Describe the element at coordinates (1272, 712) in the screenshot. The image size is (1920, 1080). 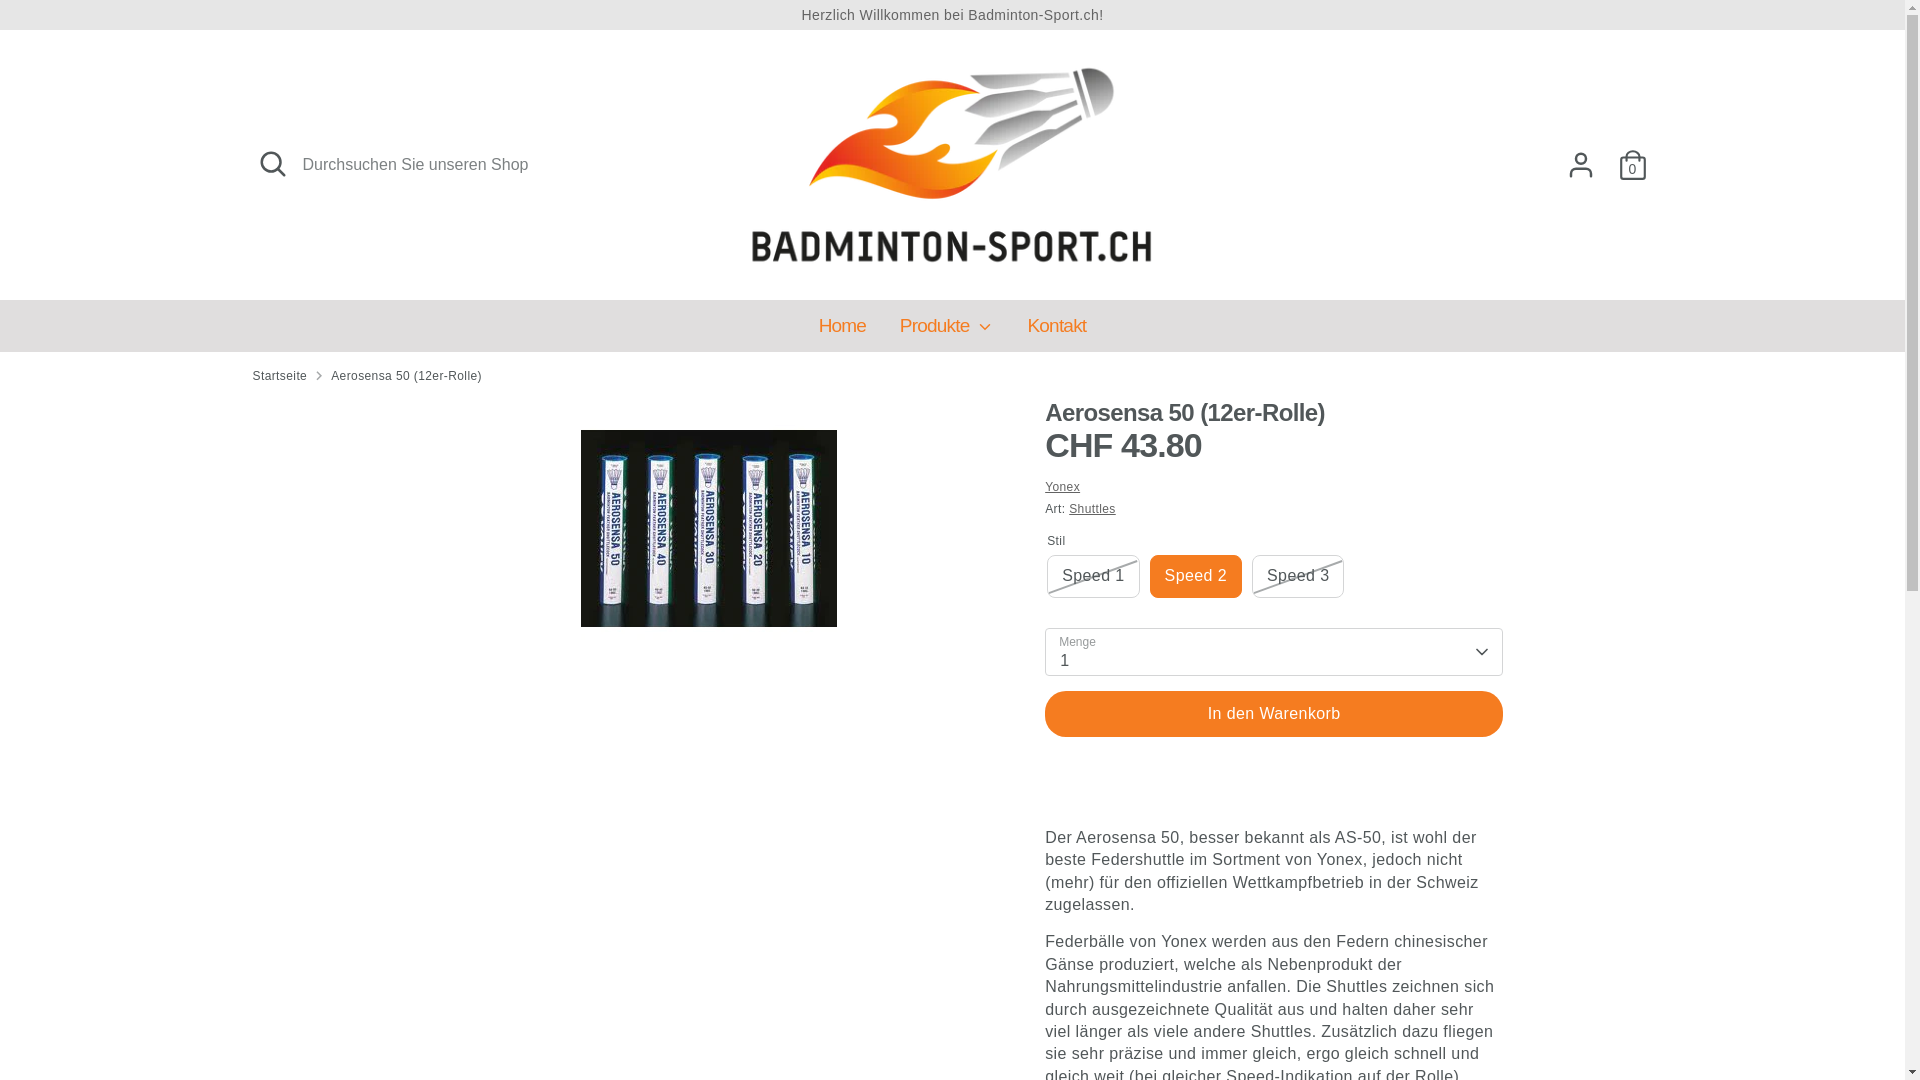
I see `'In den Warenkorb'` at that location.